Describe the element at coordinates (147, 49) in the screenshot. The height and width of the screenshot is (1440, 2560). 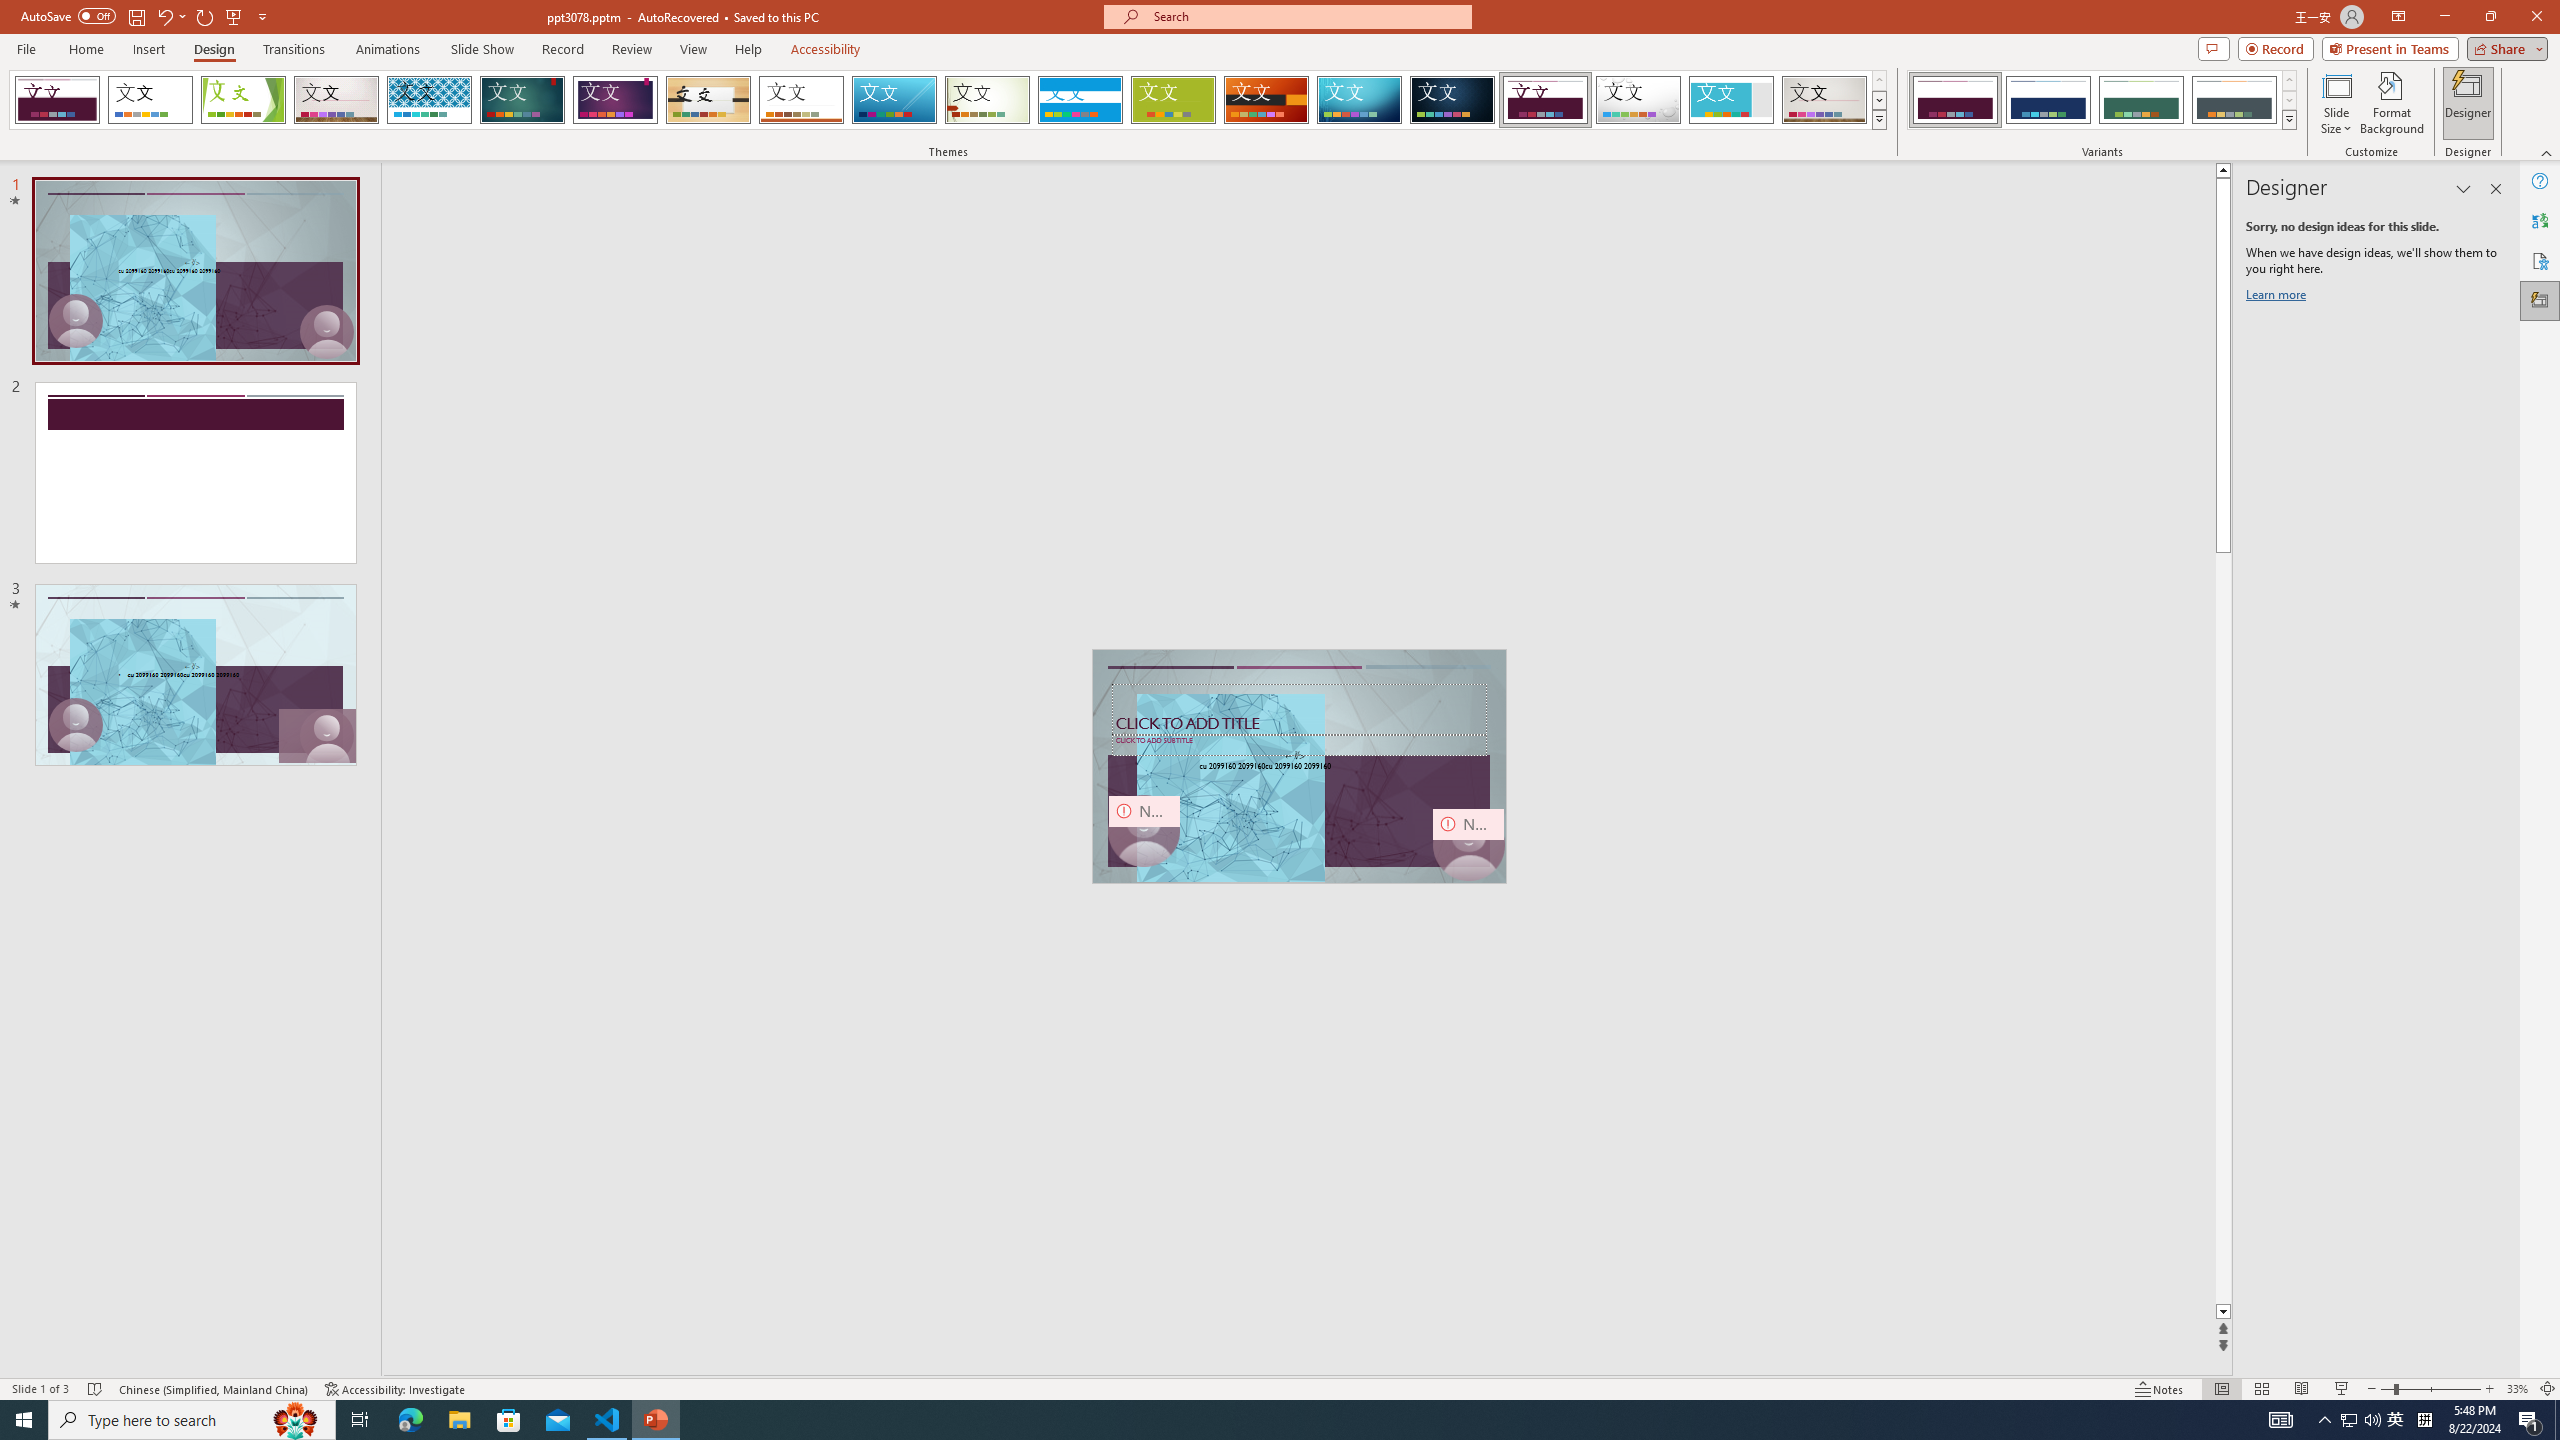
I see `'Insert'` at that location.